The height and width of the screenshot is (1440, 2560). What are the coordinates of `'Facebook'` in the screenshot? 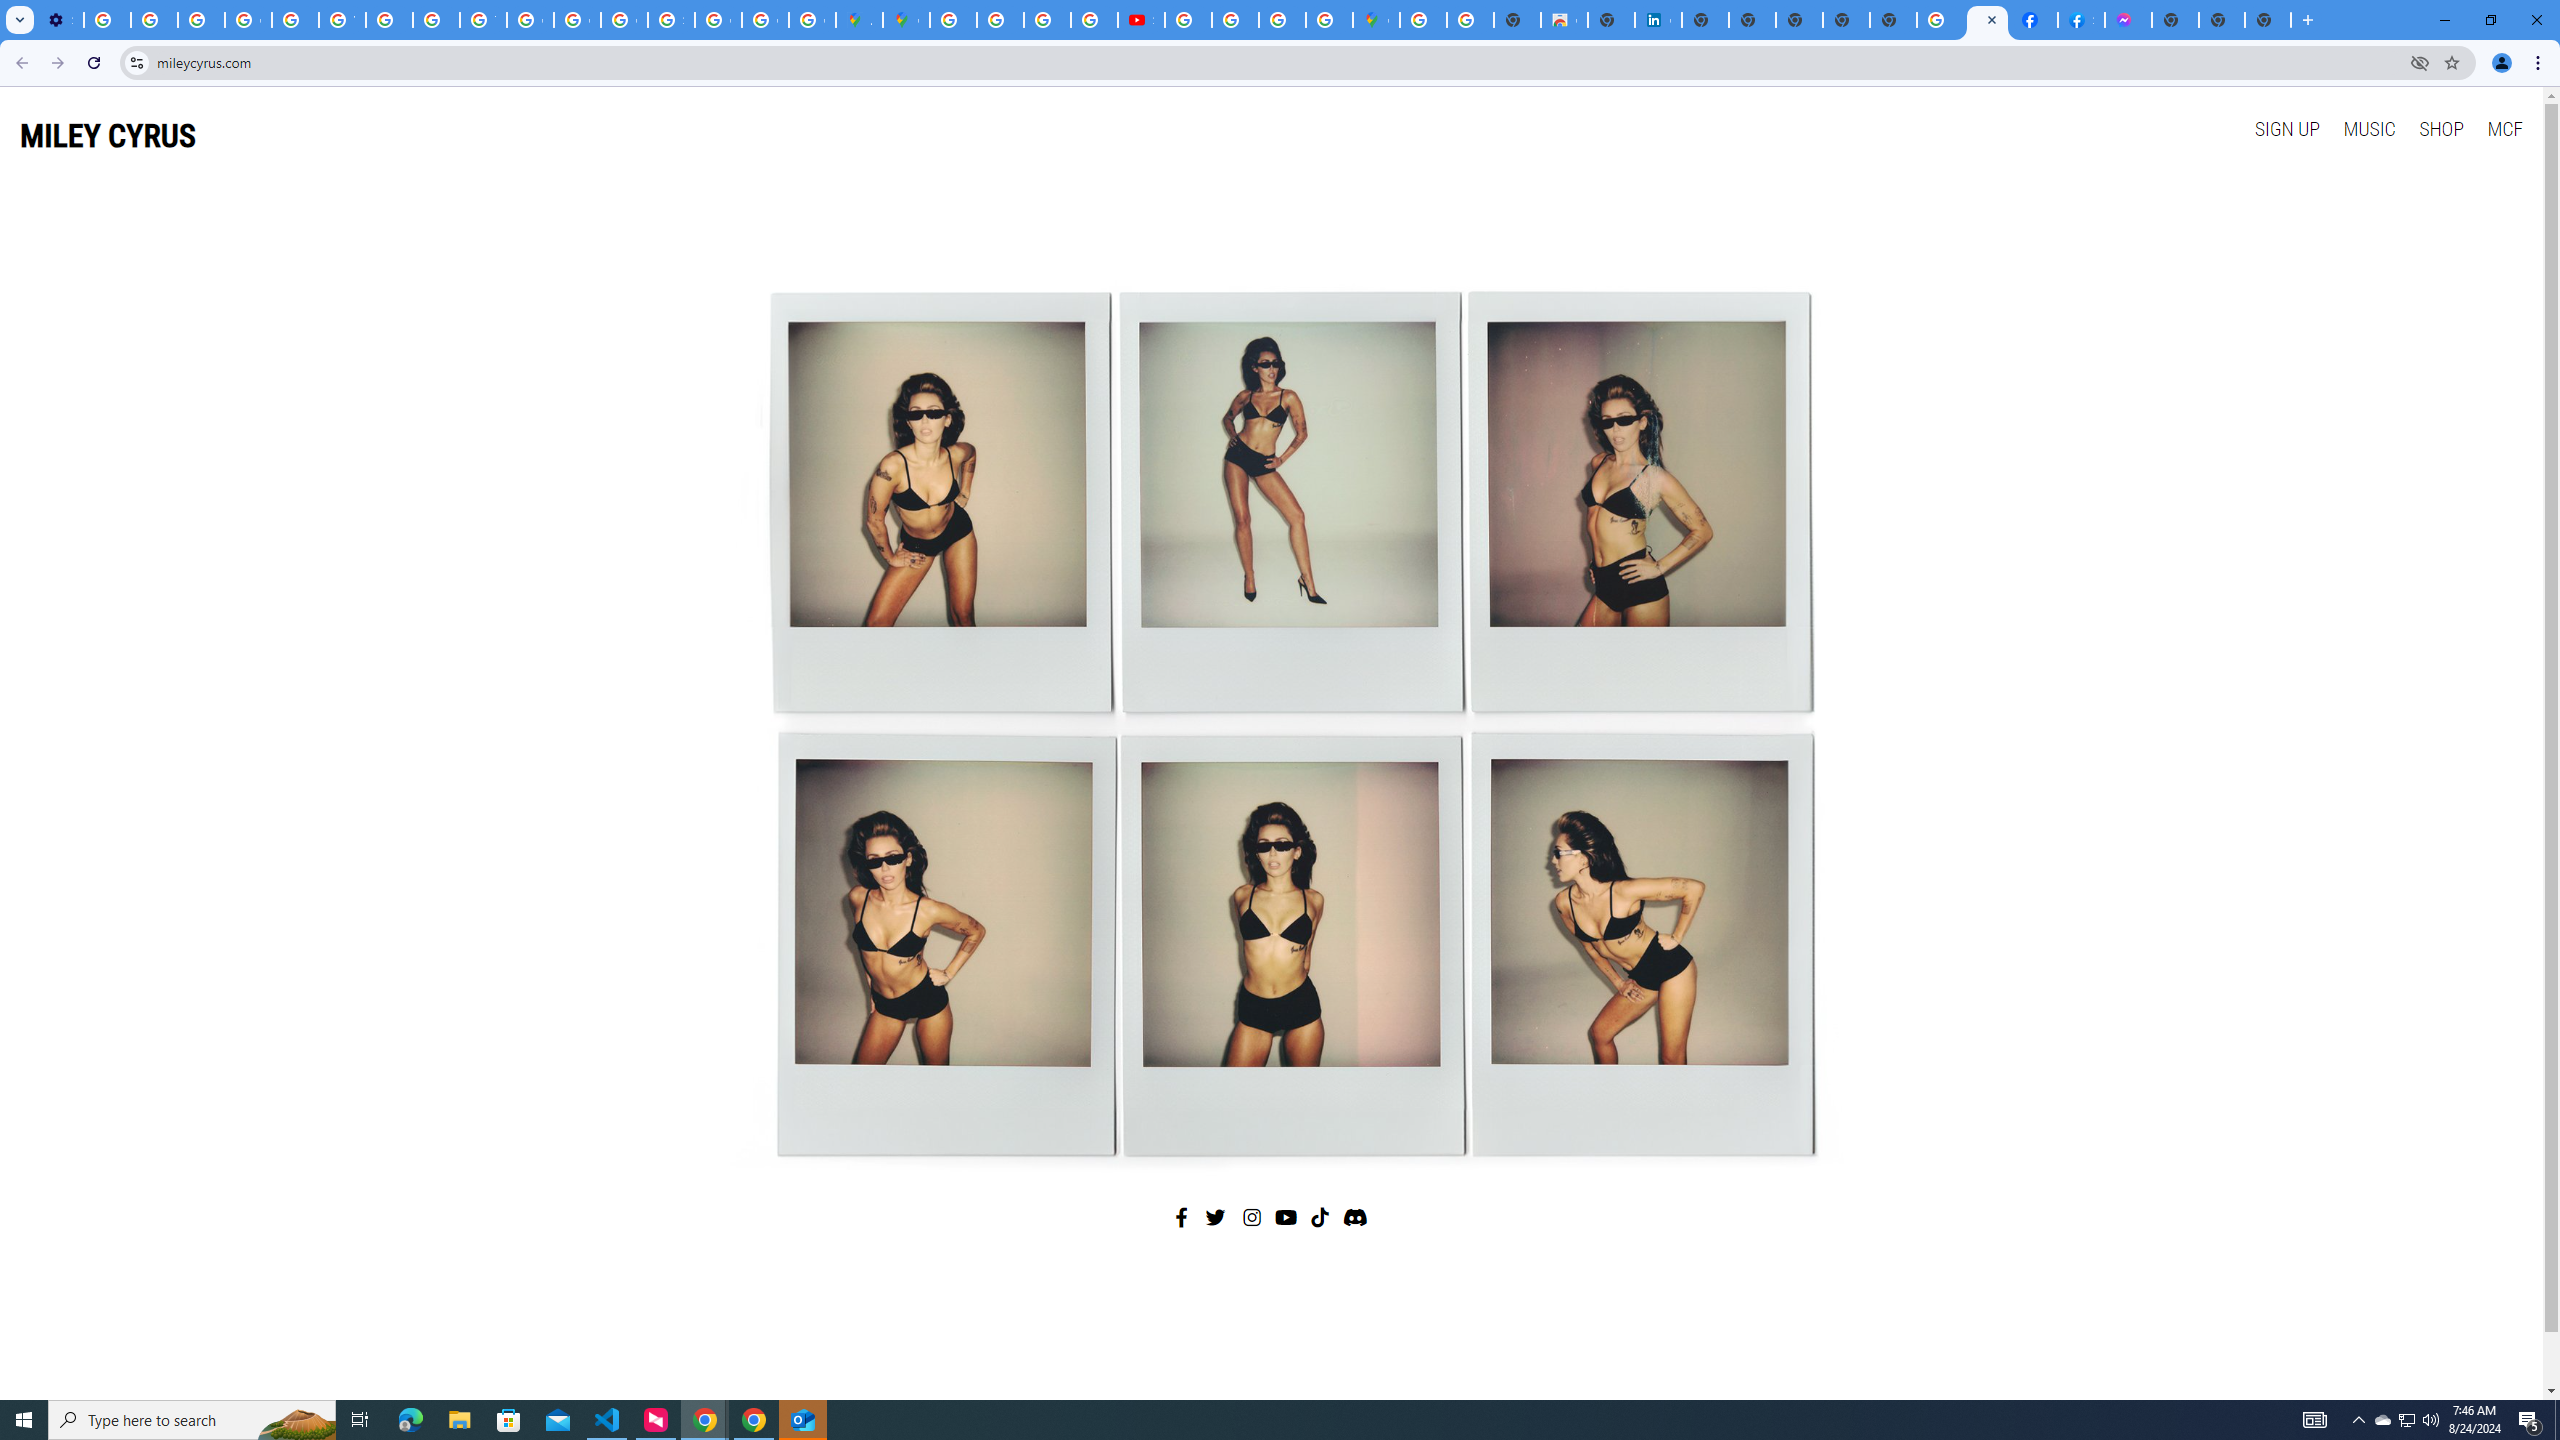 It's located at (1181, 1217).